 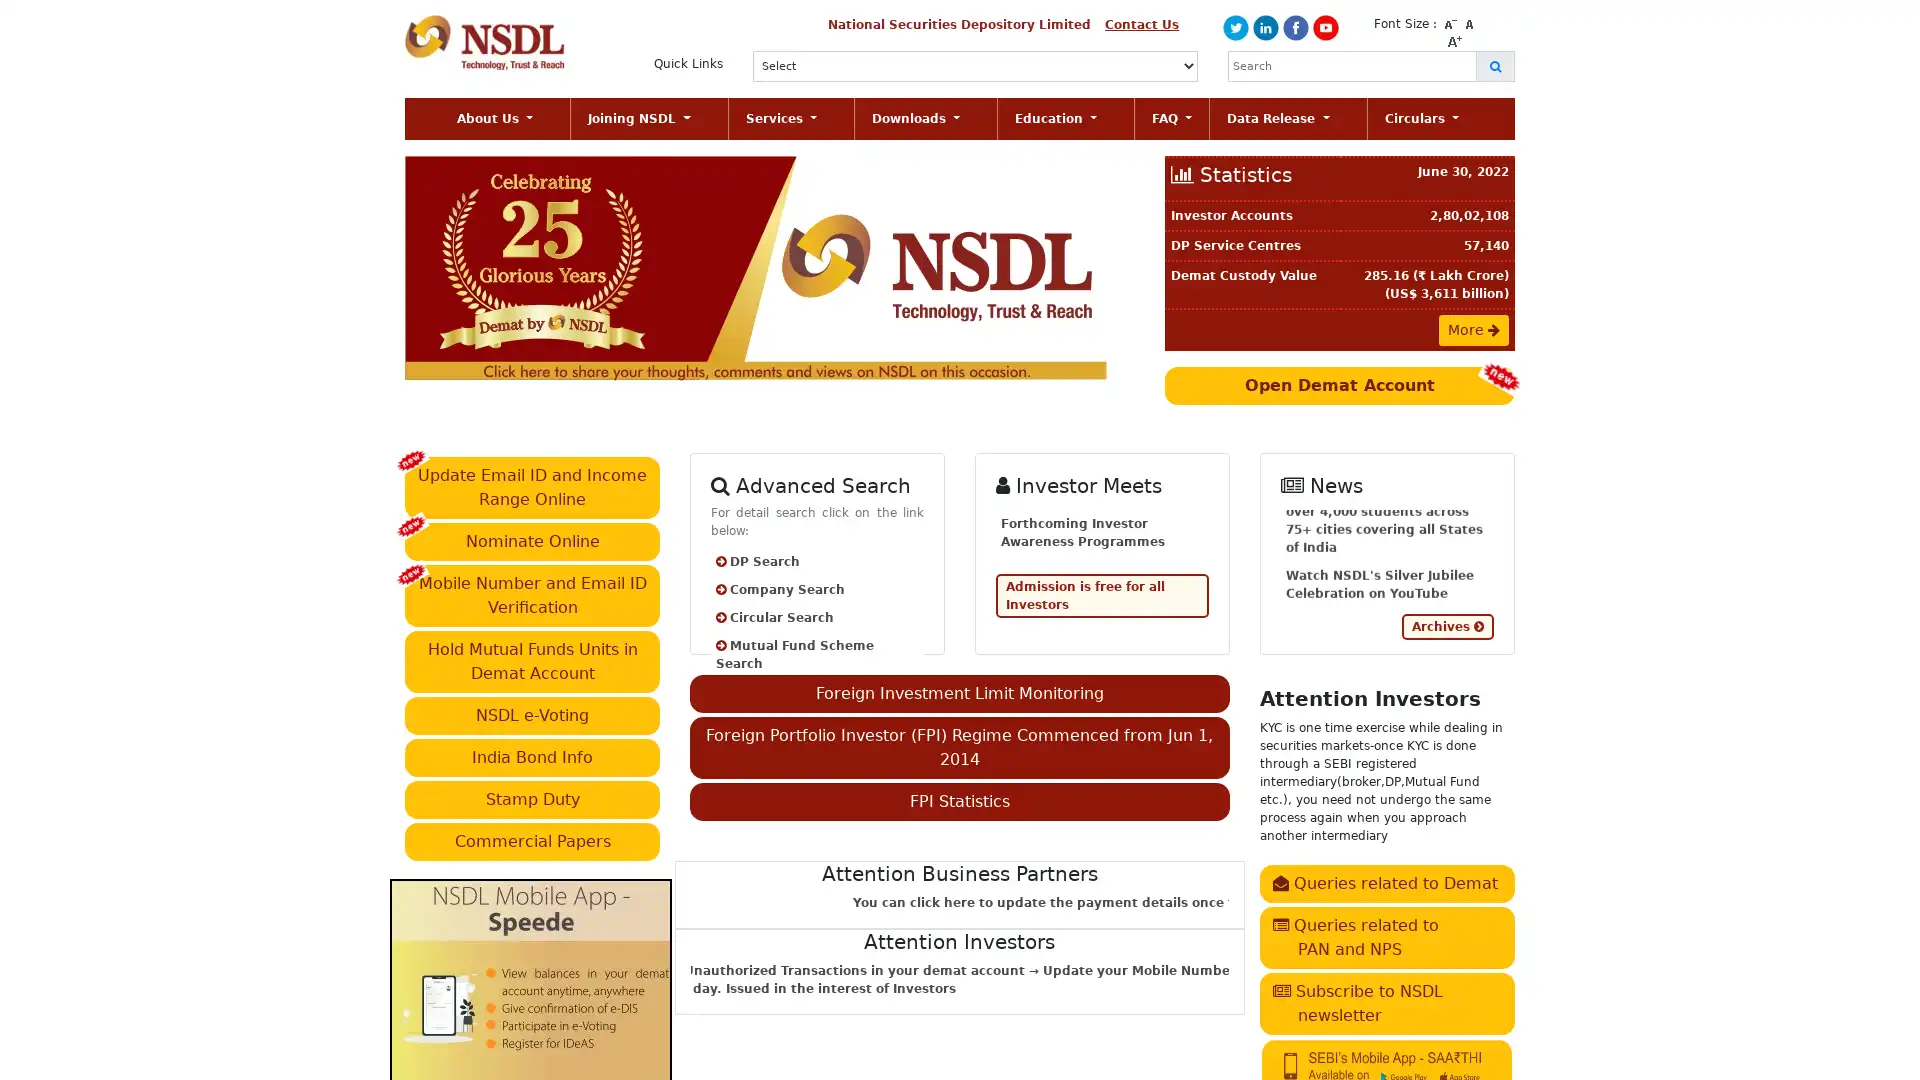 What do you see at coordinates (532, 486) in the screenshot?
I see `Update Email ID and Income Range Online` at bounding box center [532, 486].